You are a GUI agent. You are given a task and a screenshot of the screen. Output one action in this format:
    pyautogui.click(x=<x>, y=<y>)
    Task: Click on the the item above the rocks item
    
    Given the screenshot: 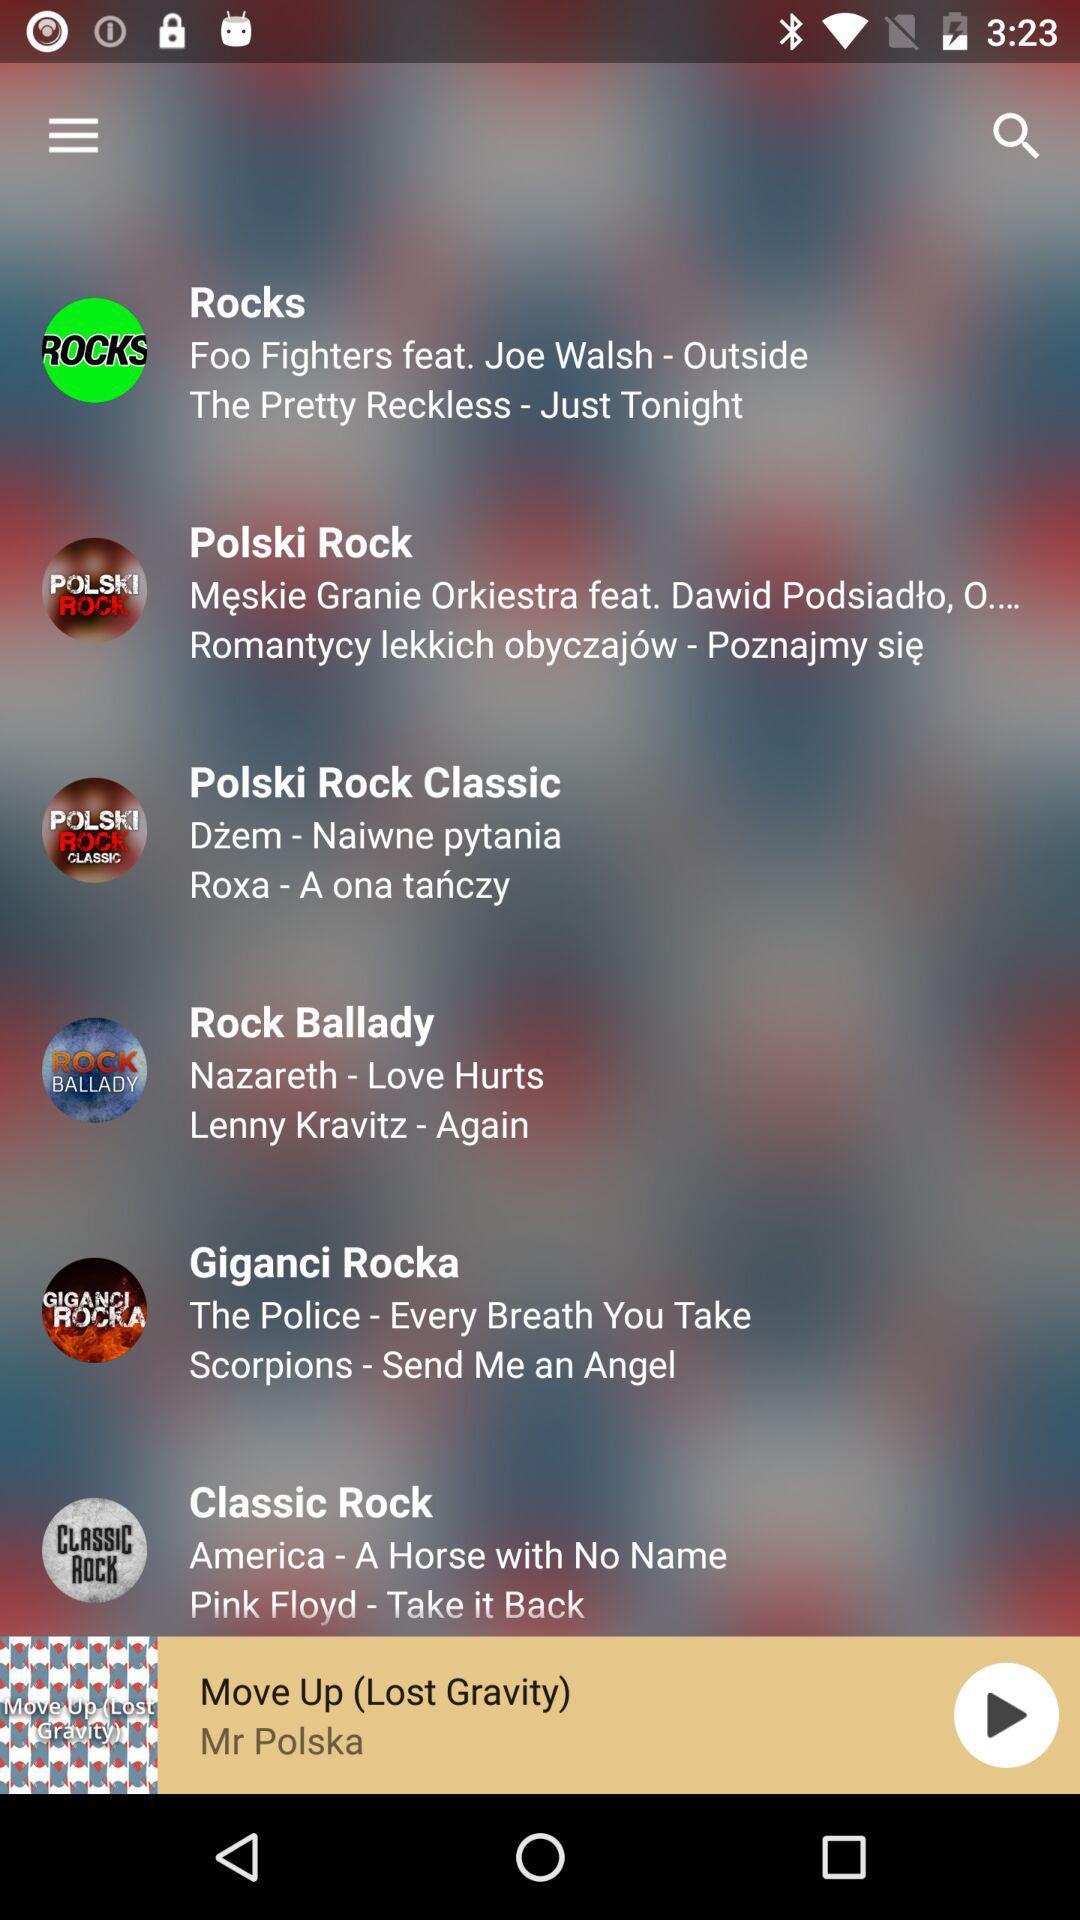 What is the action you would take?
    pyautogui.click(x=72, y=135)
    